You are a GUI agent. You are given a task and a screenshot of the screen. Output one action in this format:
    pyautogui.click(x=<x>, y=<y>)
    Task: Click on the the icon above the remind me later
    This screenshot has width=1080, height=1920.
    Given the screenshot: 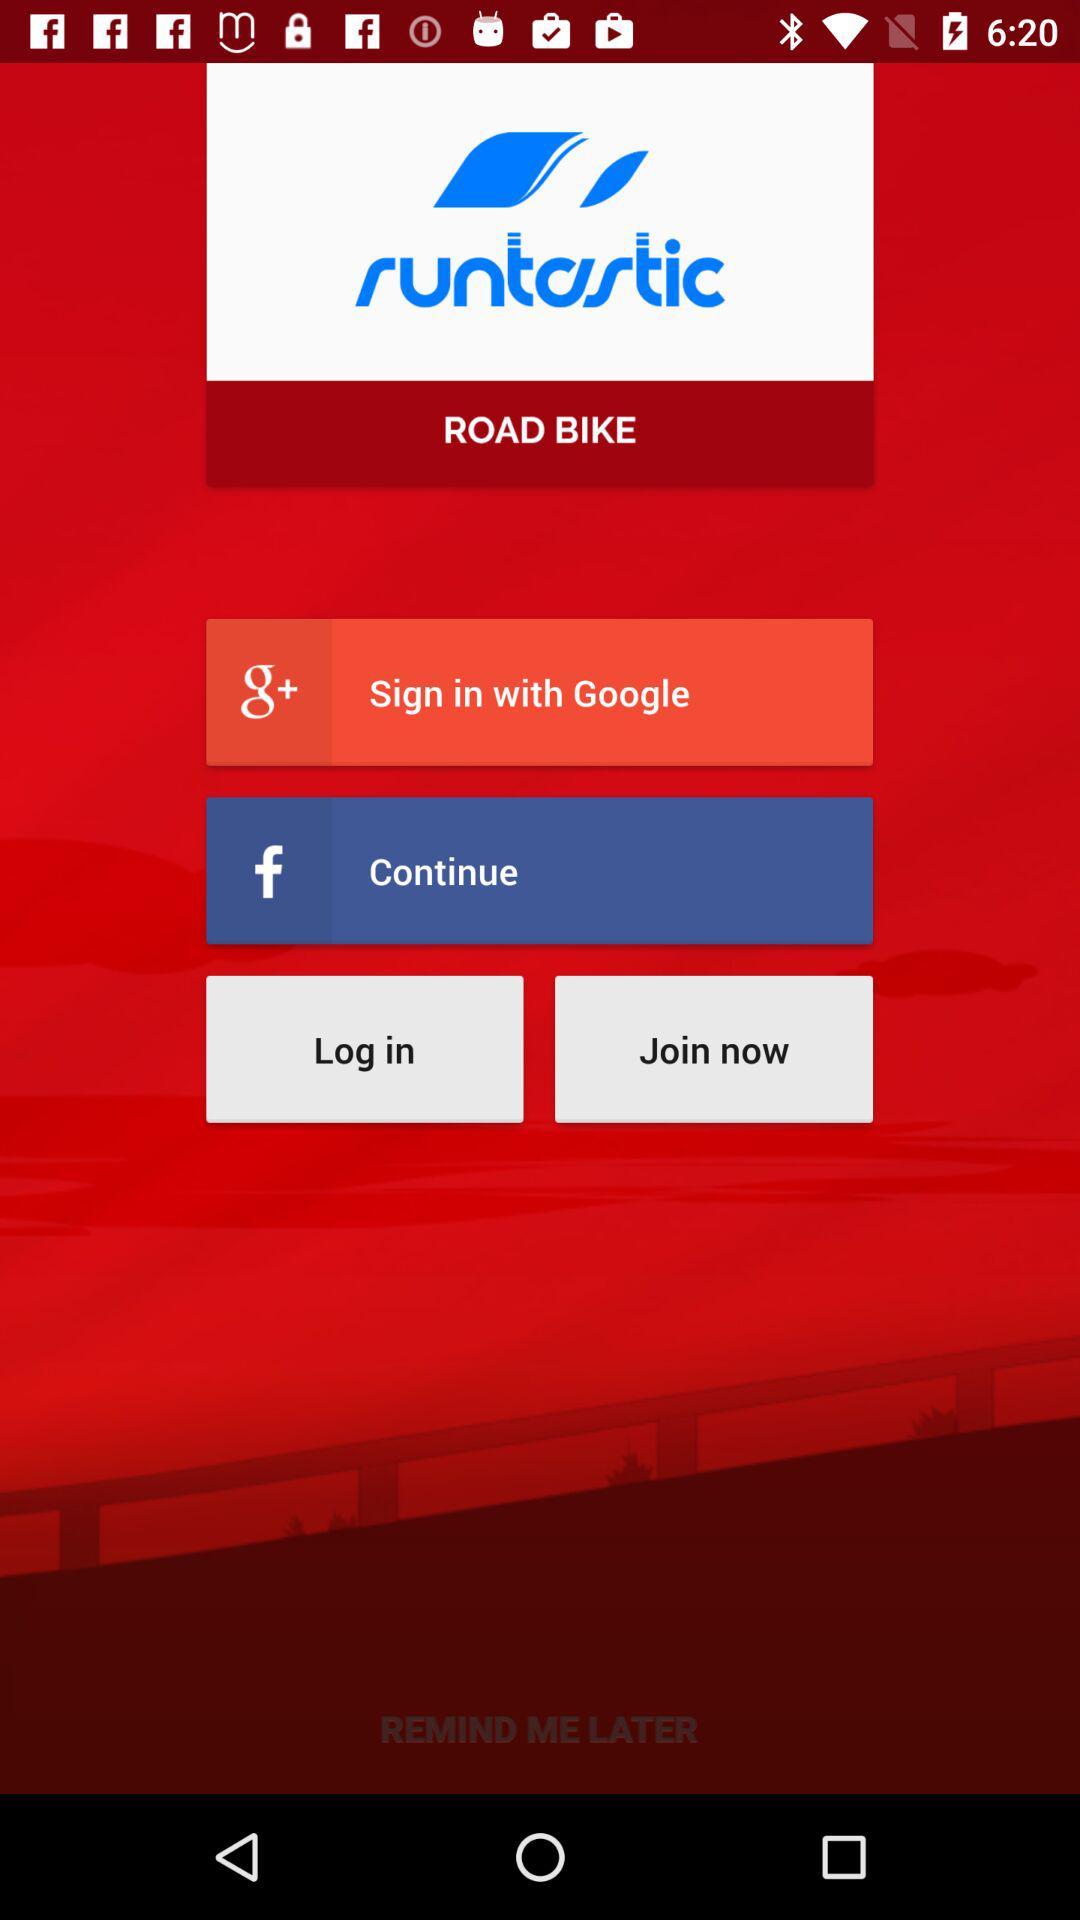 What is the action you would take?
    pyautogui.click(x=712, y=1048)
    